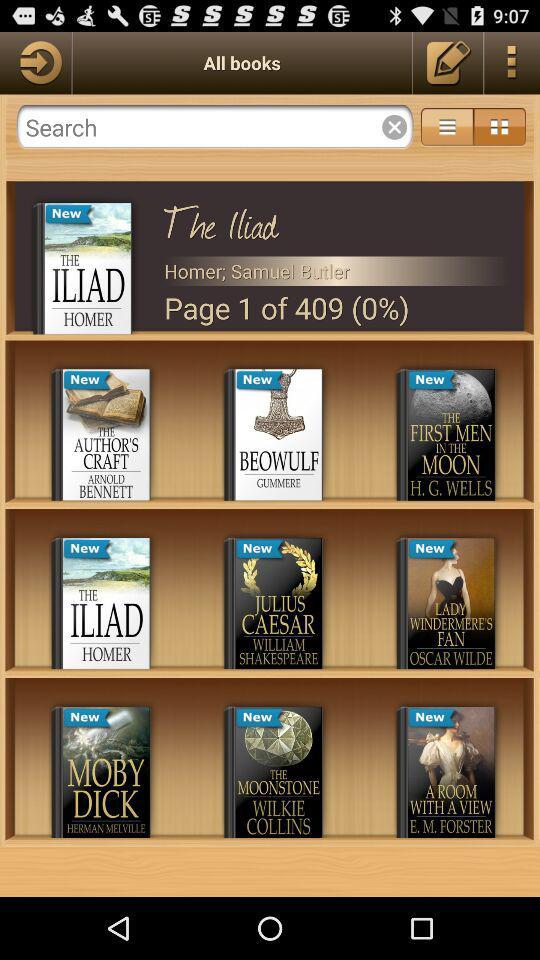  Describe the element at coordinates (336, 219) in the screenshot. I see `the item above the homer; samuel butler icon` at that location.